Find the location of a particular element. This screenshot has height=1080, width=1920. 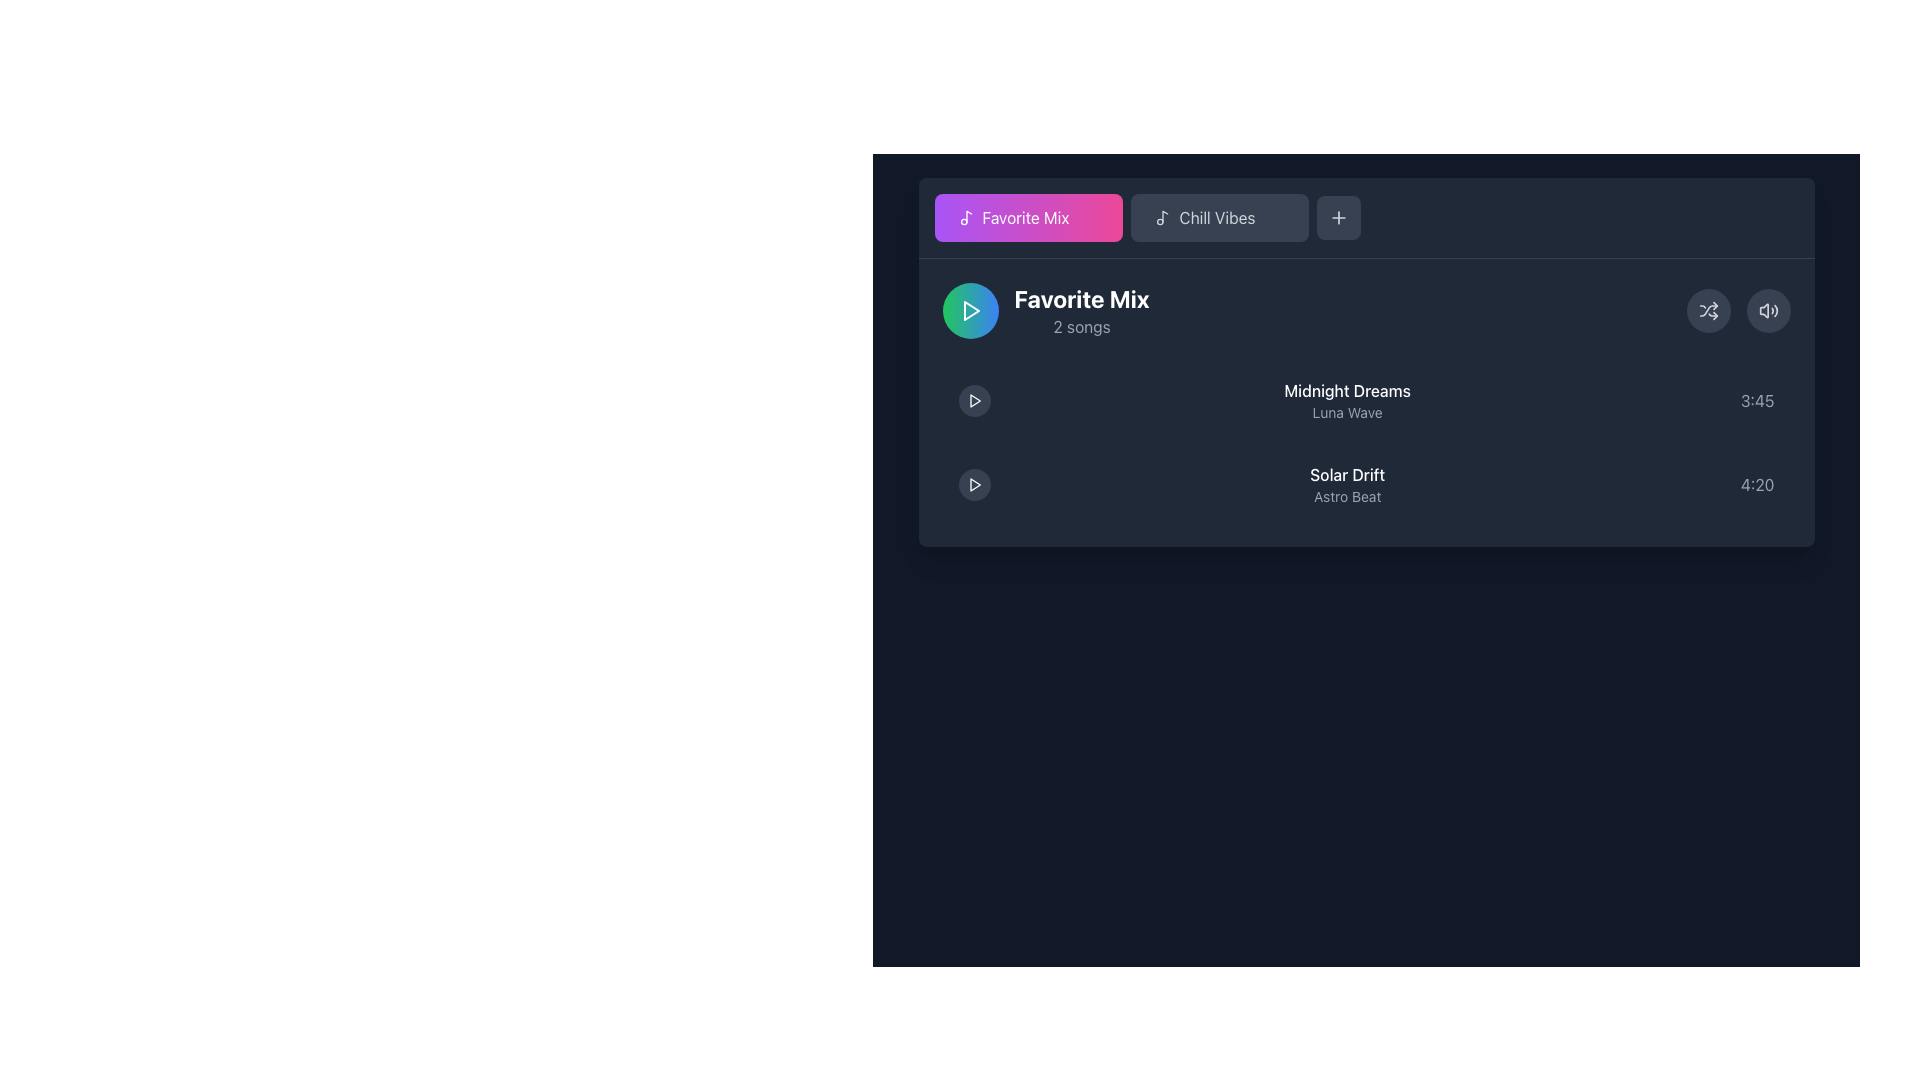

the play icon located in the top left section of the card layout is located at coordinates (974, 401).